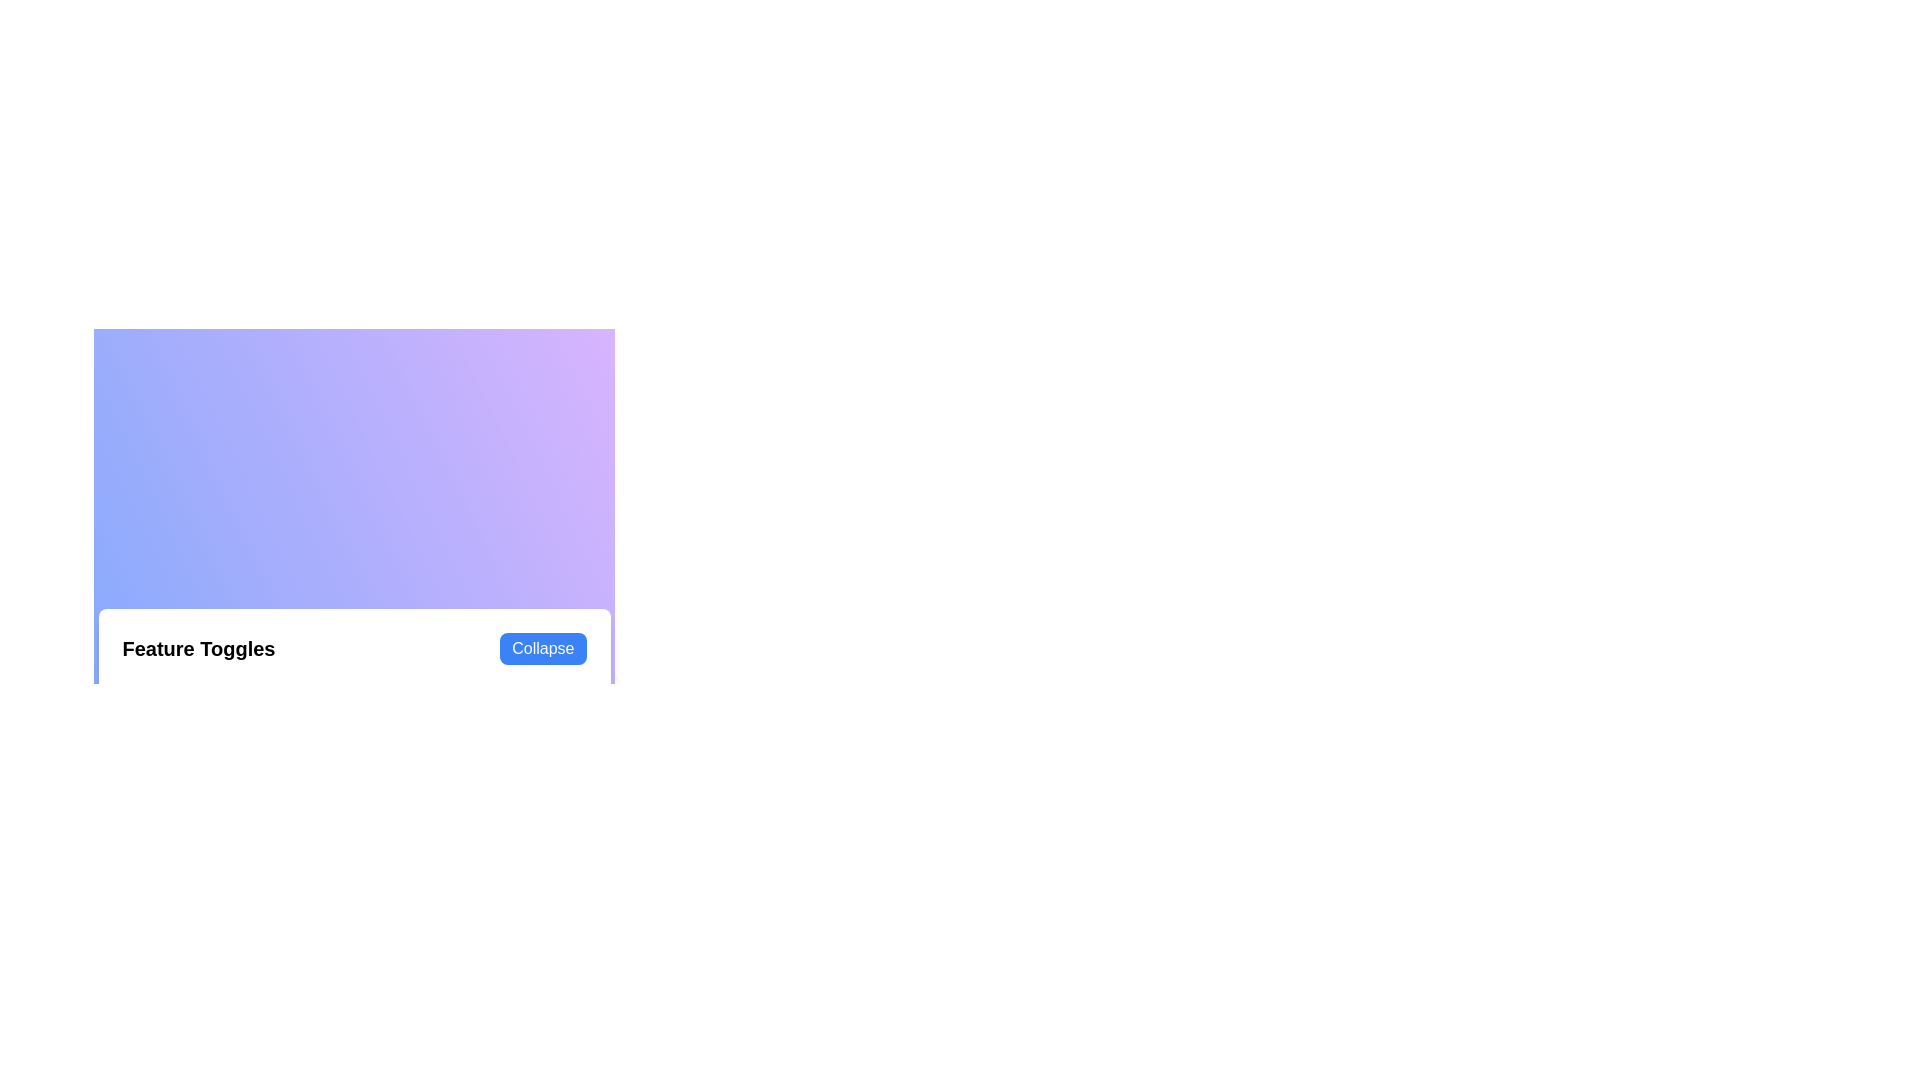 The height and width of the screenshot is (1080, 1920). I want to click on the 'Collapse' button to toggle the menu expansion state, so click(543, 648).